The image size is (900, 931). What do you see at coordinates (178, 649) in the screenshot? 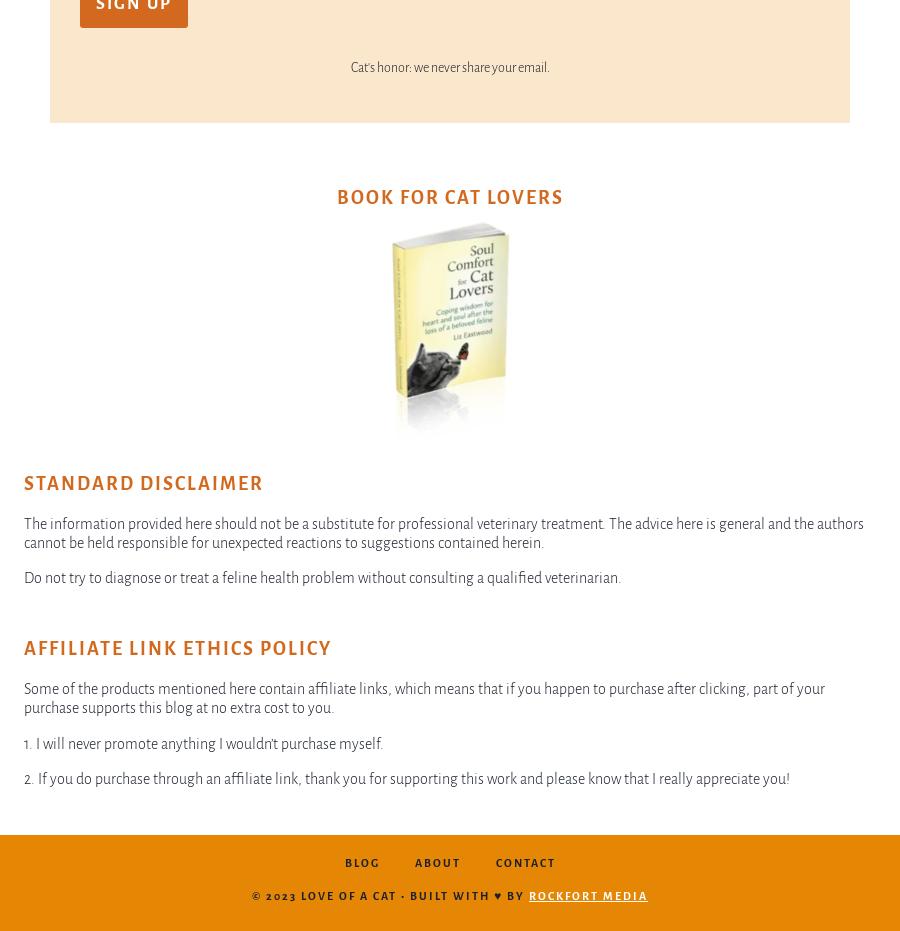
I see `'Affiliate Link Ethics Policy'` at bounding box center [178, 649].